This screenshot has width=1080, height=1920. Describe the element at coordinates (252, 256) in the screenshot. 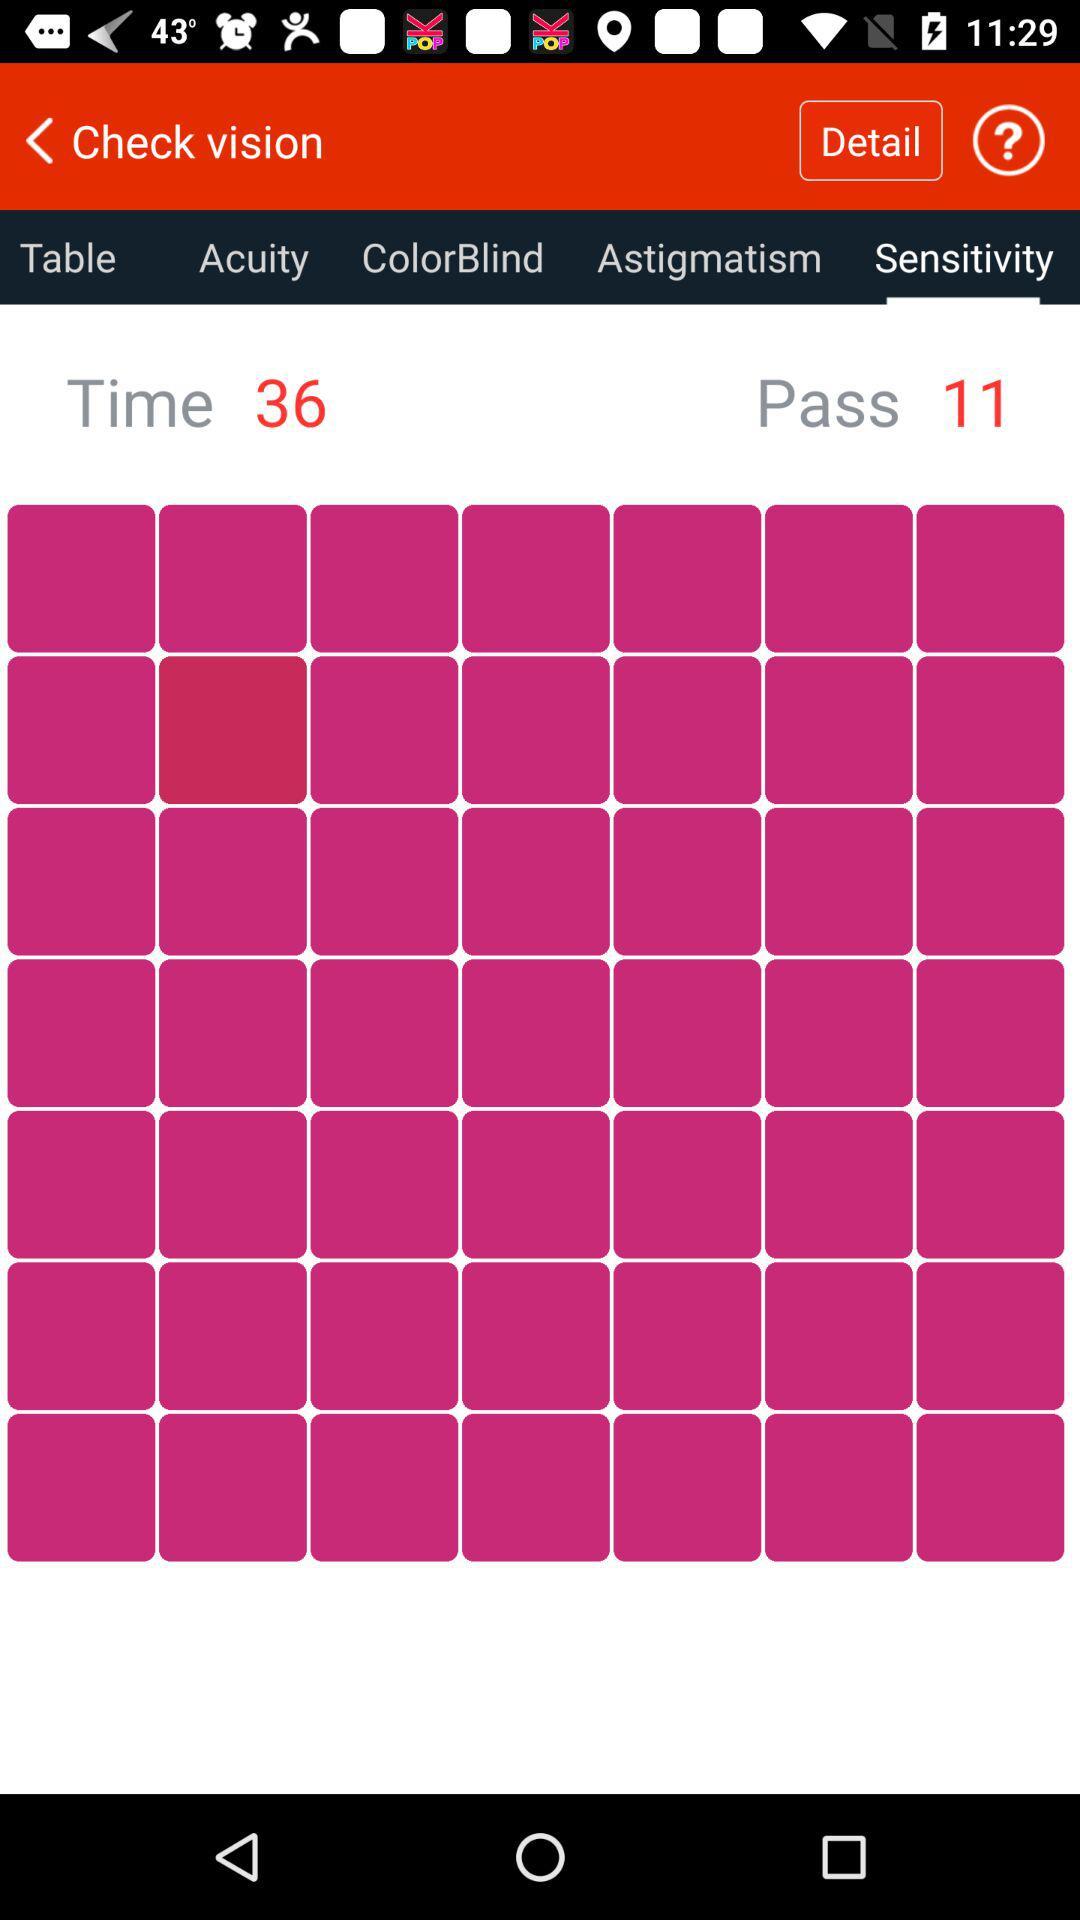

I see `the item next to the table item` at that location.